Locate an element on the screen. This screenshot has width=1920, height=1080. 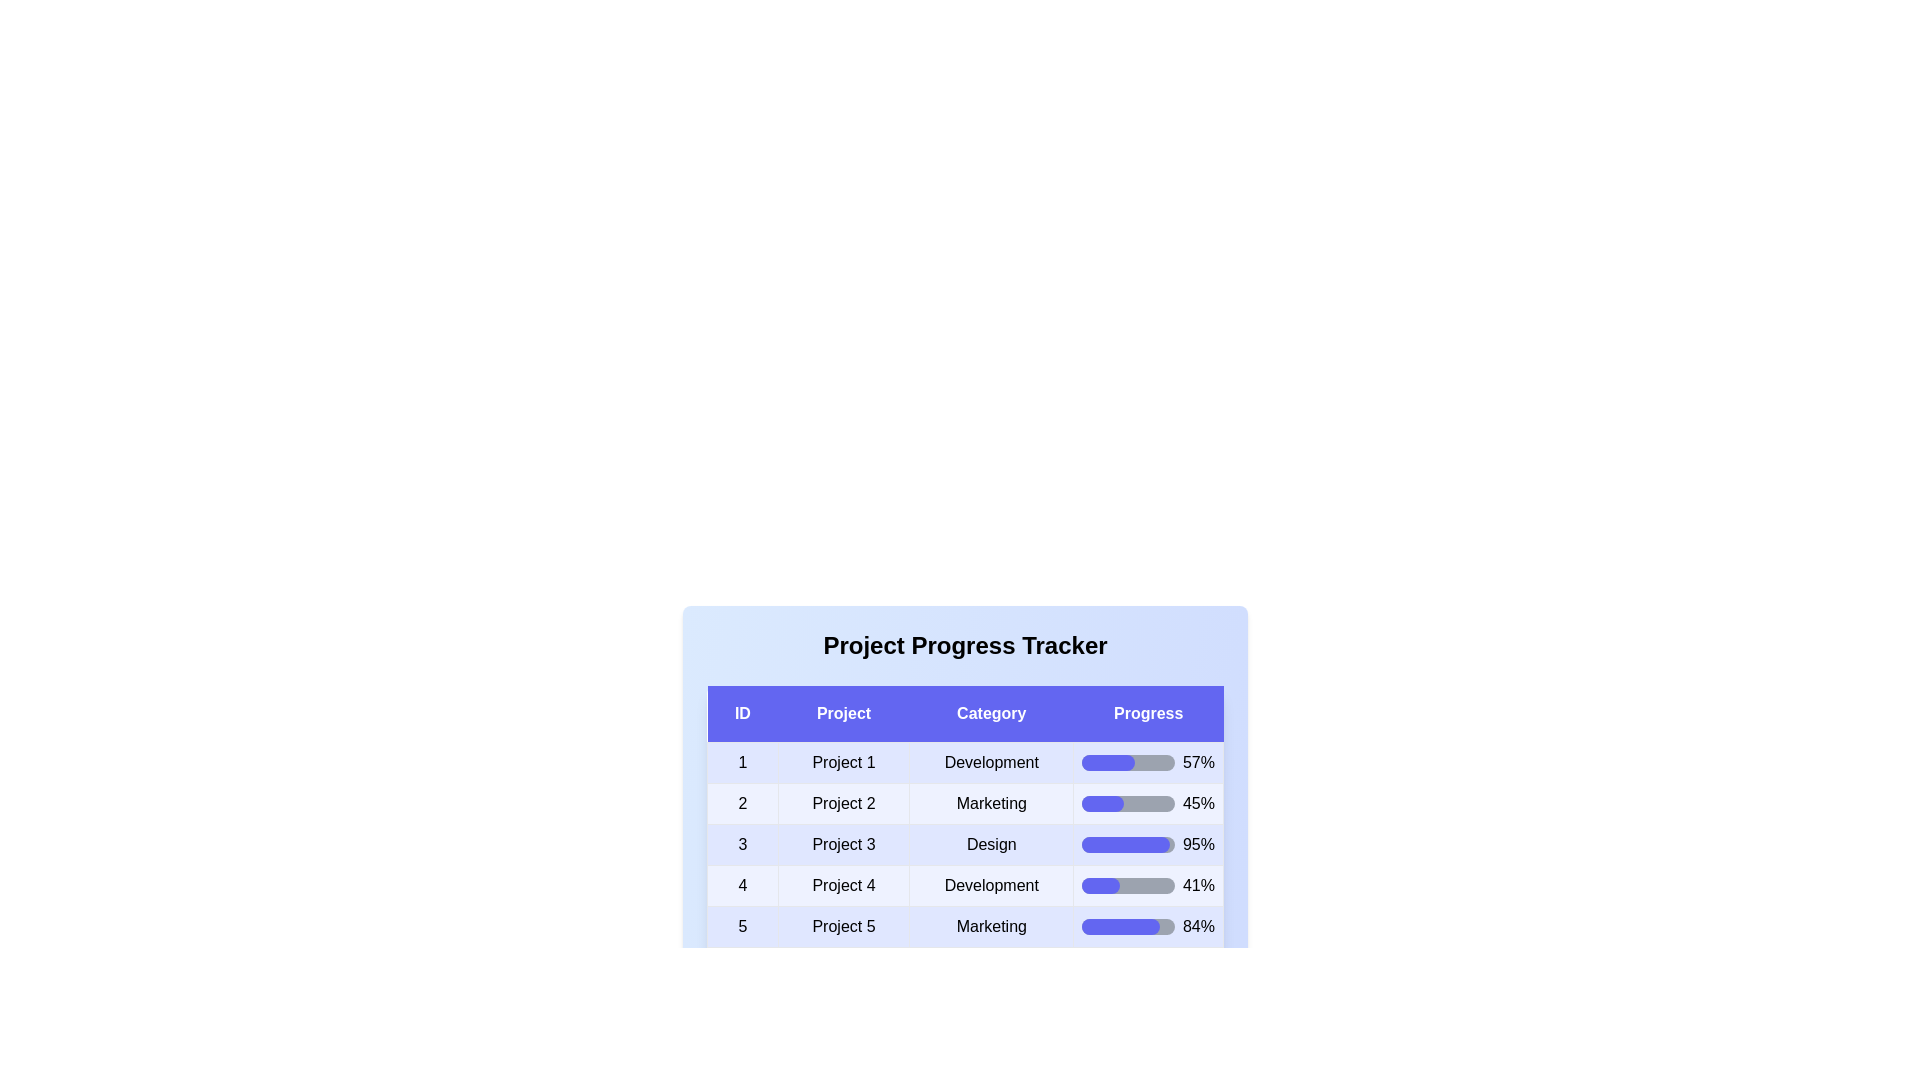
the cell corresponding to 1 to select its text is located at coordinates (741, 763).